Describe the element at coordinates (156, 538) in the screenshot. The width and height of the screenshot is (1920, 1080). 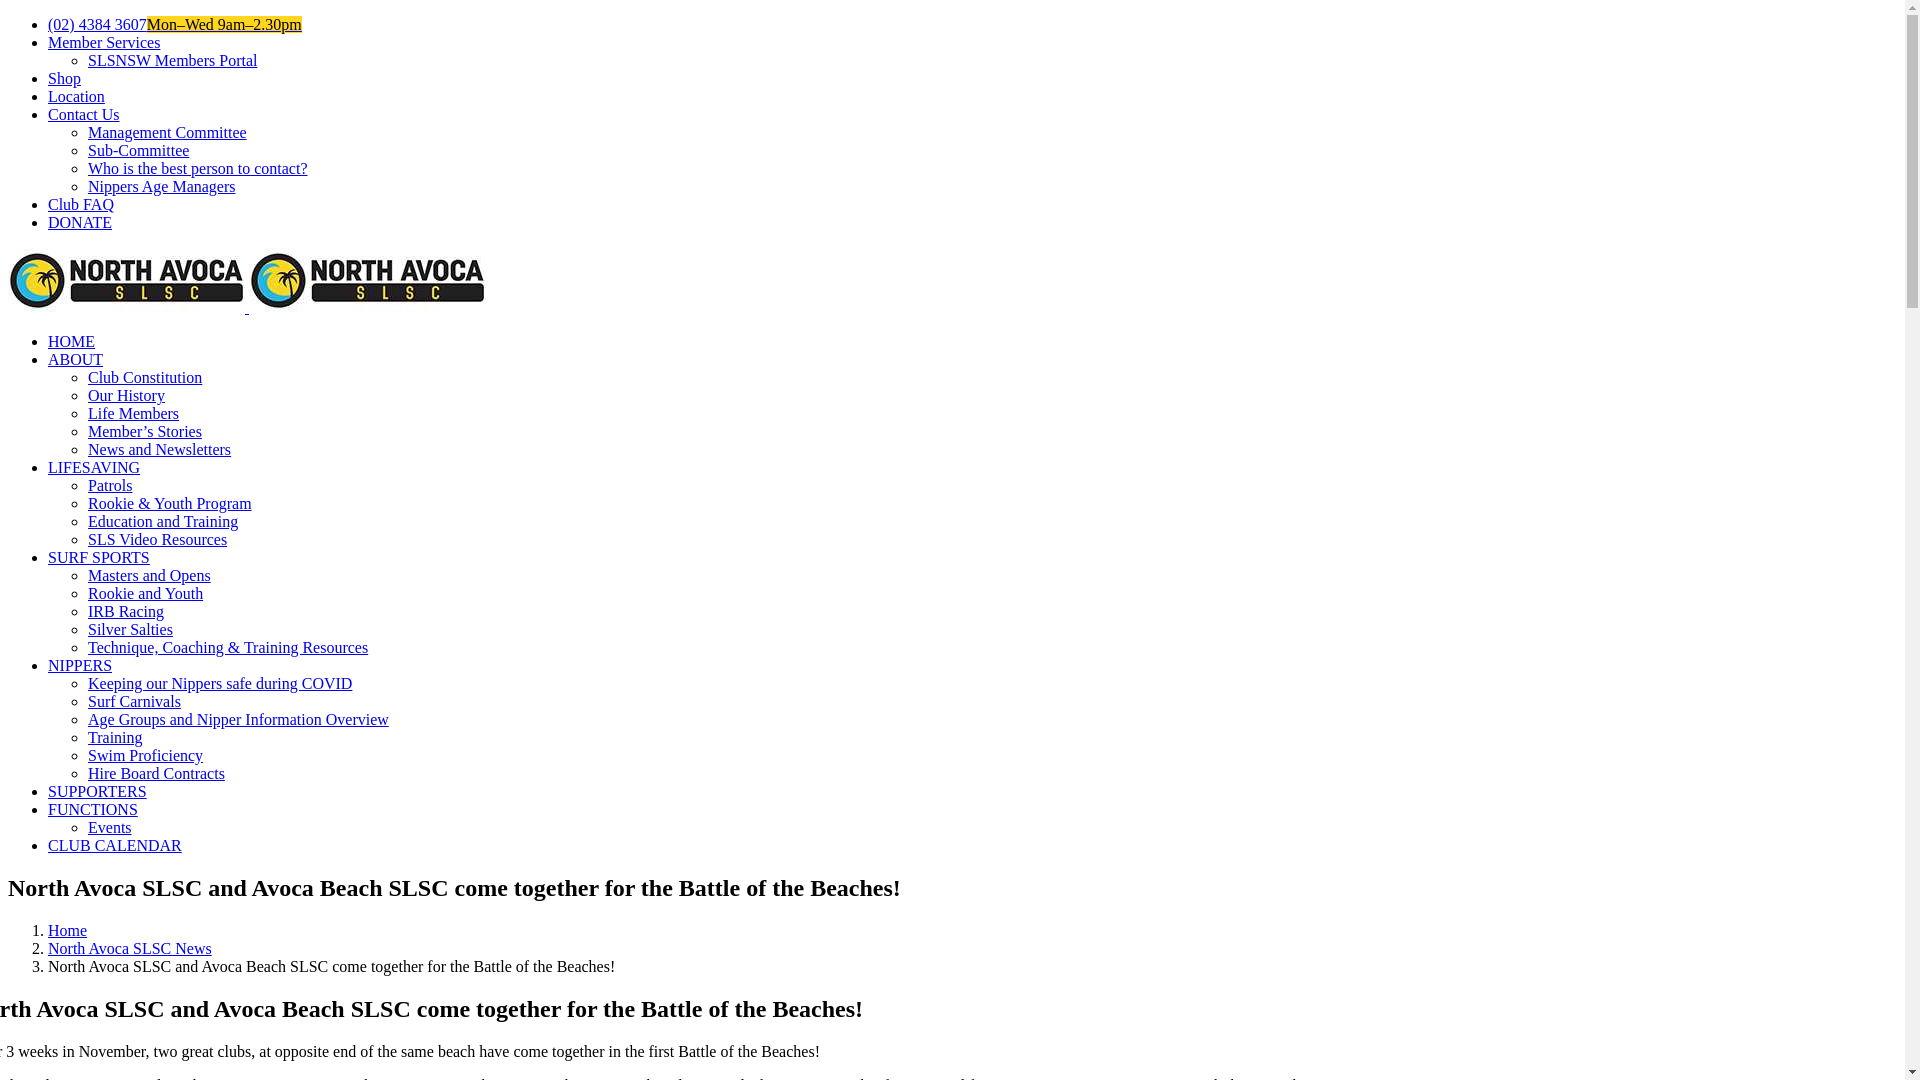
I see `'SLS Video Resources'` at that location.